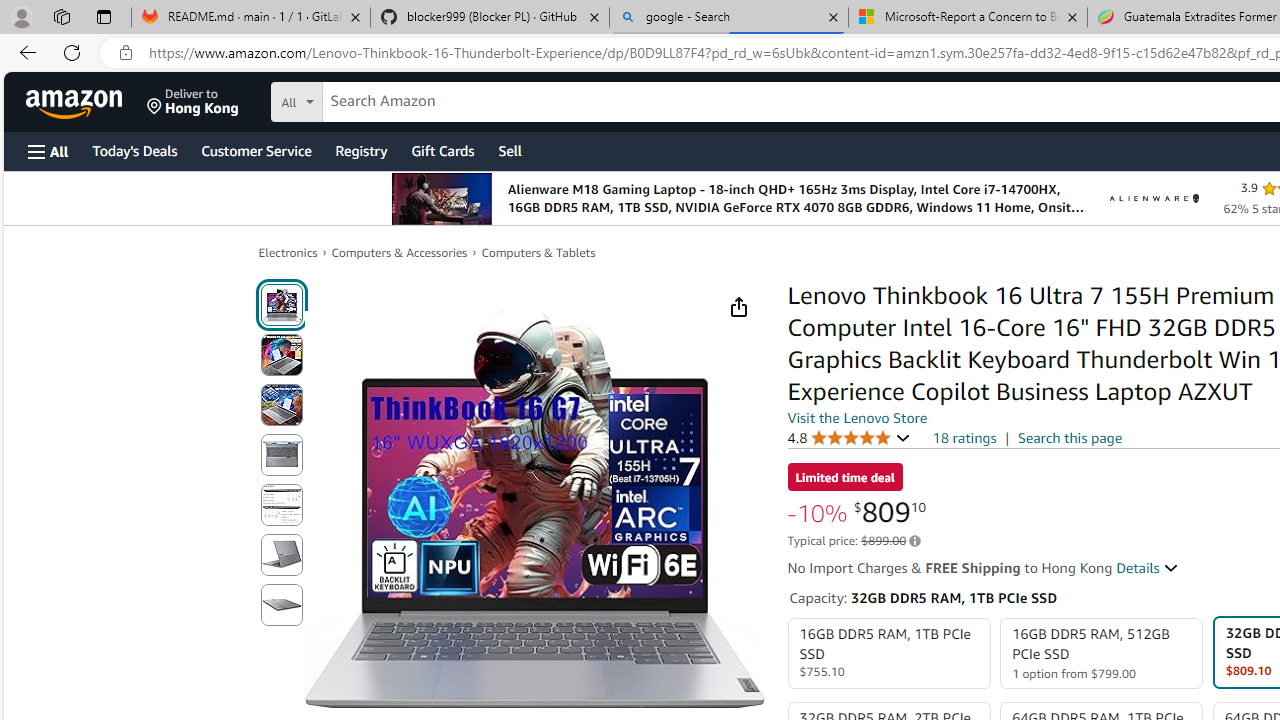  What do you see at coordinates (887, 653) in the screenshot?
I see `'16GB DDR5 RAM, 1TB PCIe SSD $755.10'` at bounding box center [887, 653].